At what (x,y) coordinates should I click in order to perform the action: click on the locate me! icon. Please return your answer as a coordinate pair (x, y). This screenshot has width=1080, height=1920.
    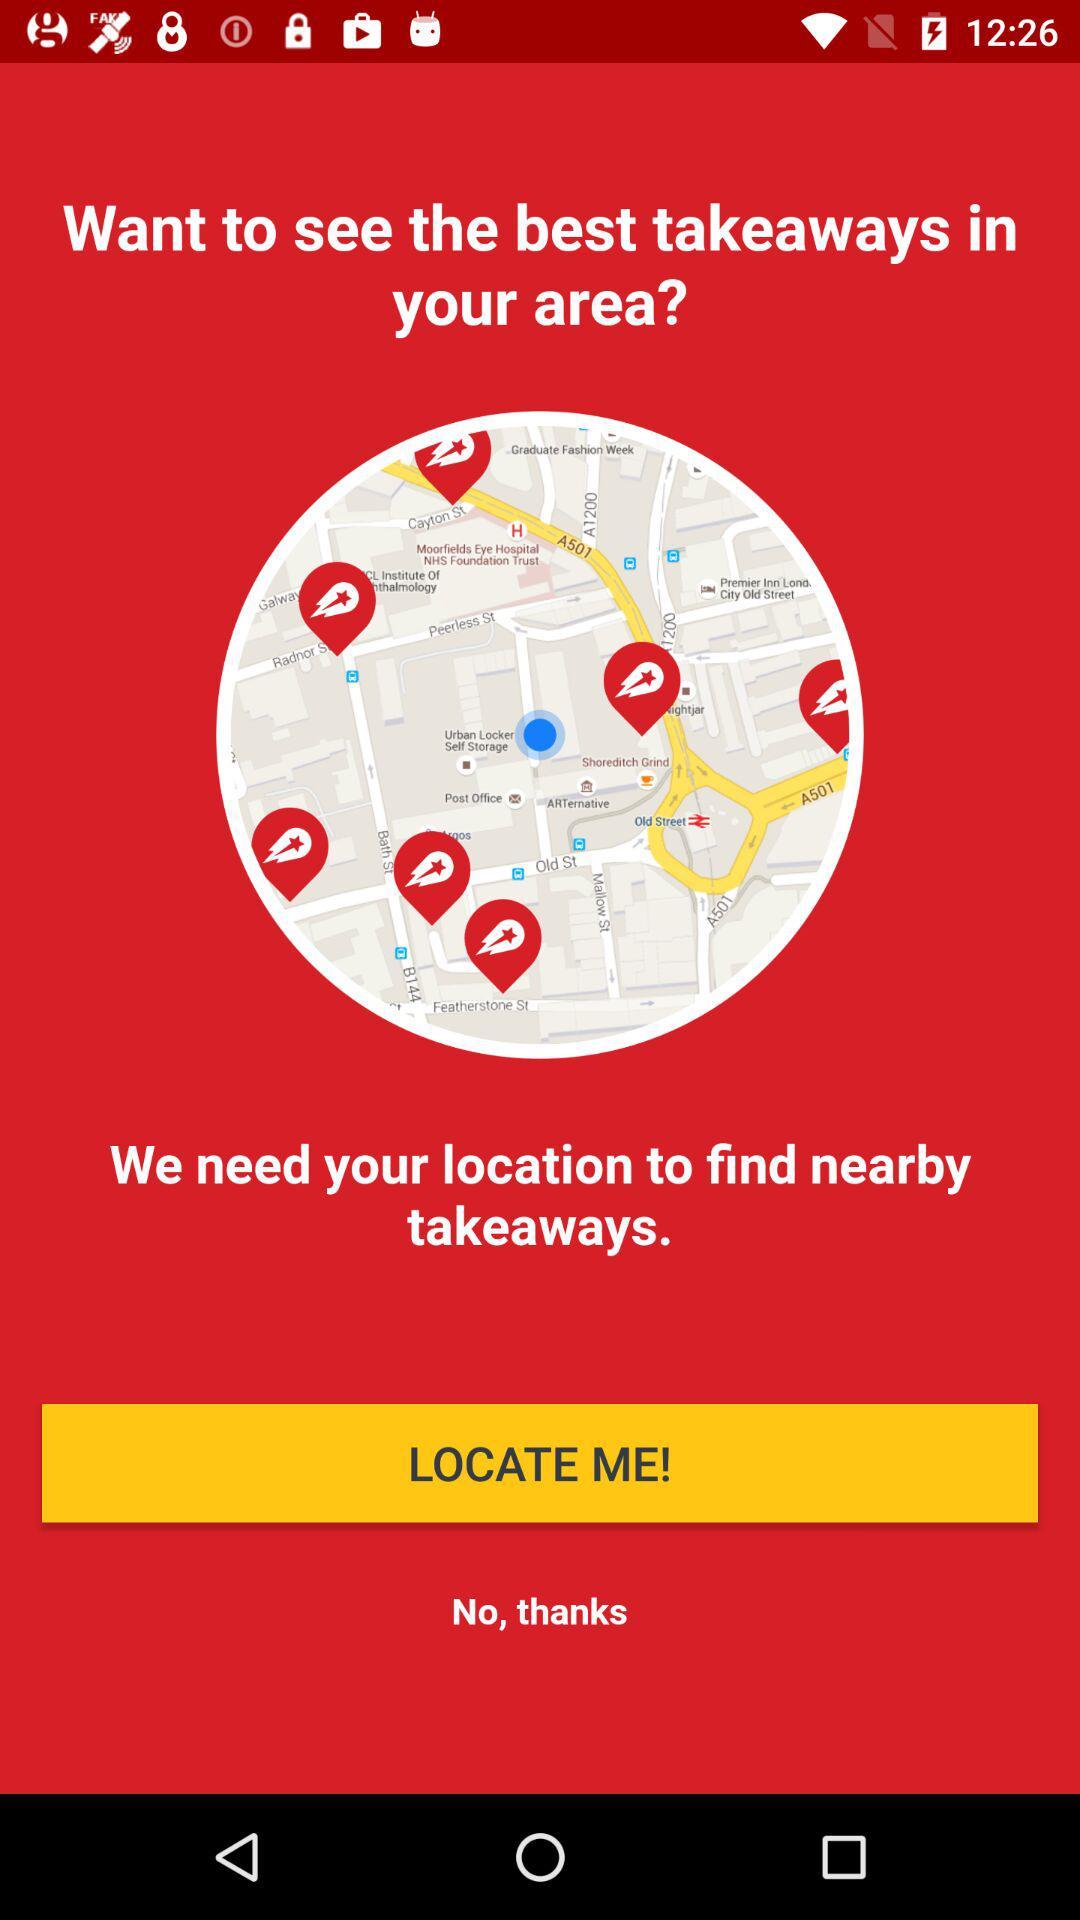
    Looking at the image, I should click on (540, 1463).